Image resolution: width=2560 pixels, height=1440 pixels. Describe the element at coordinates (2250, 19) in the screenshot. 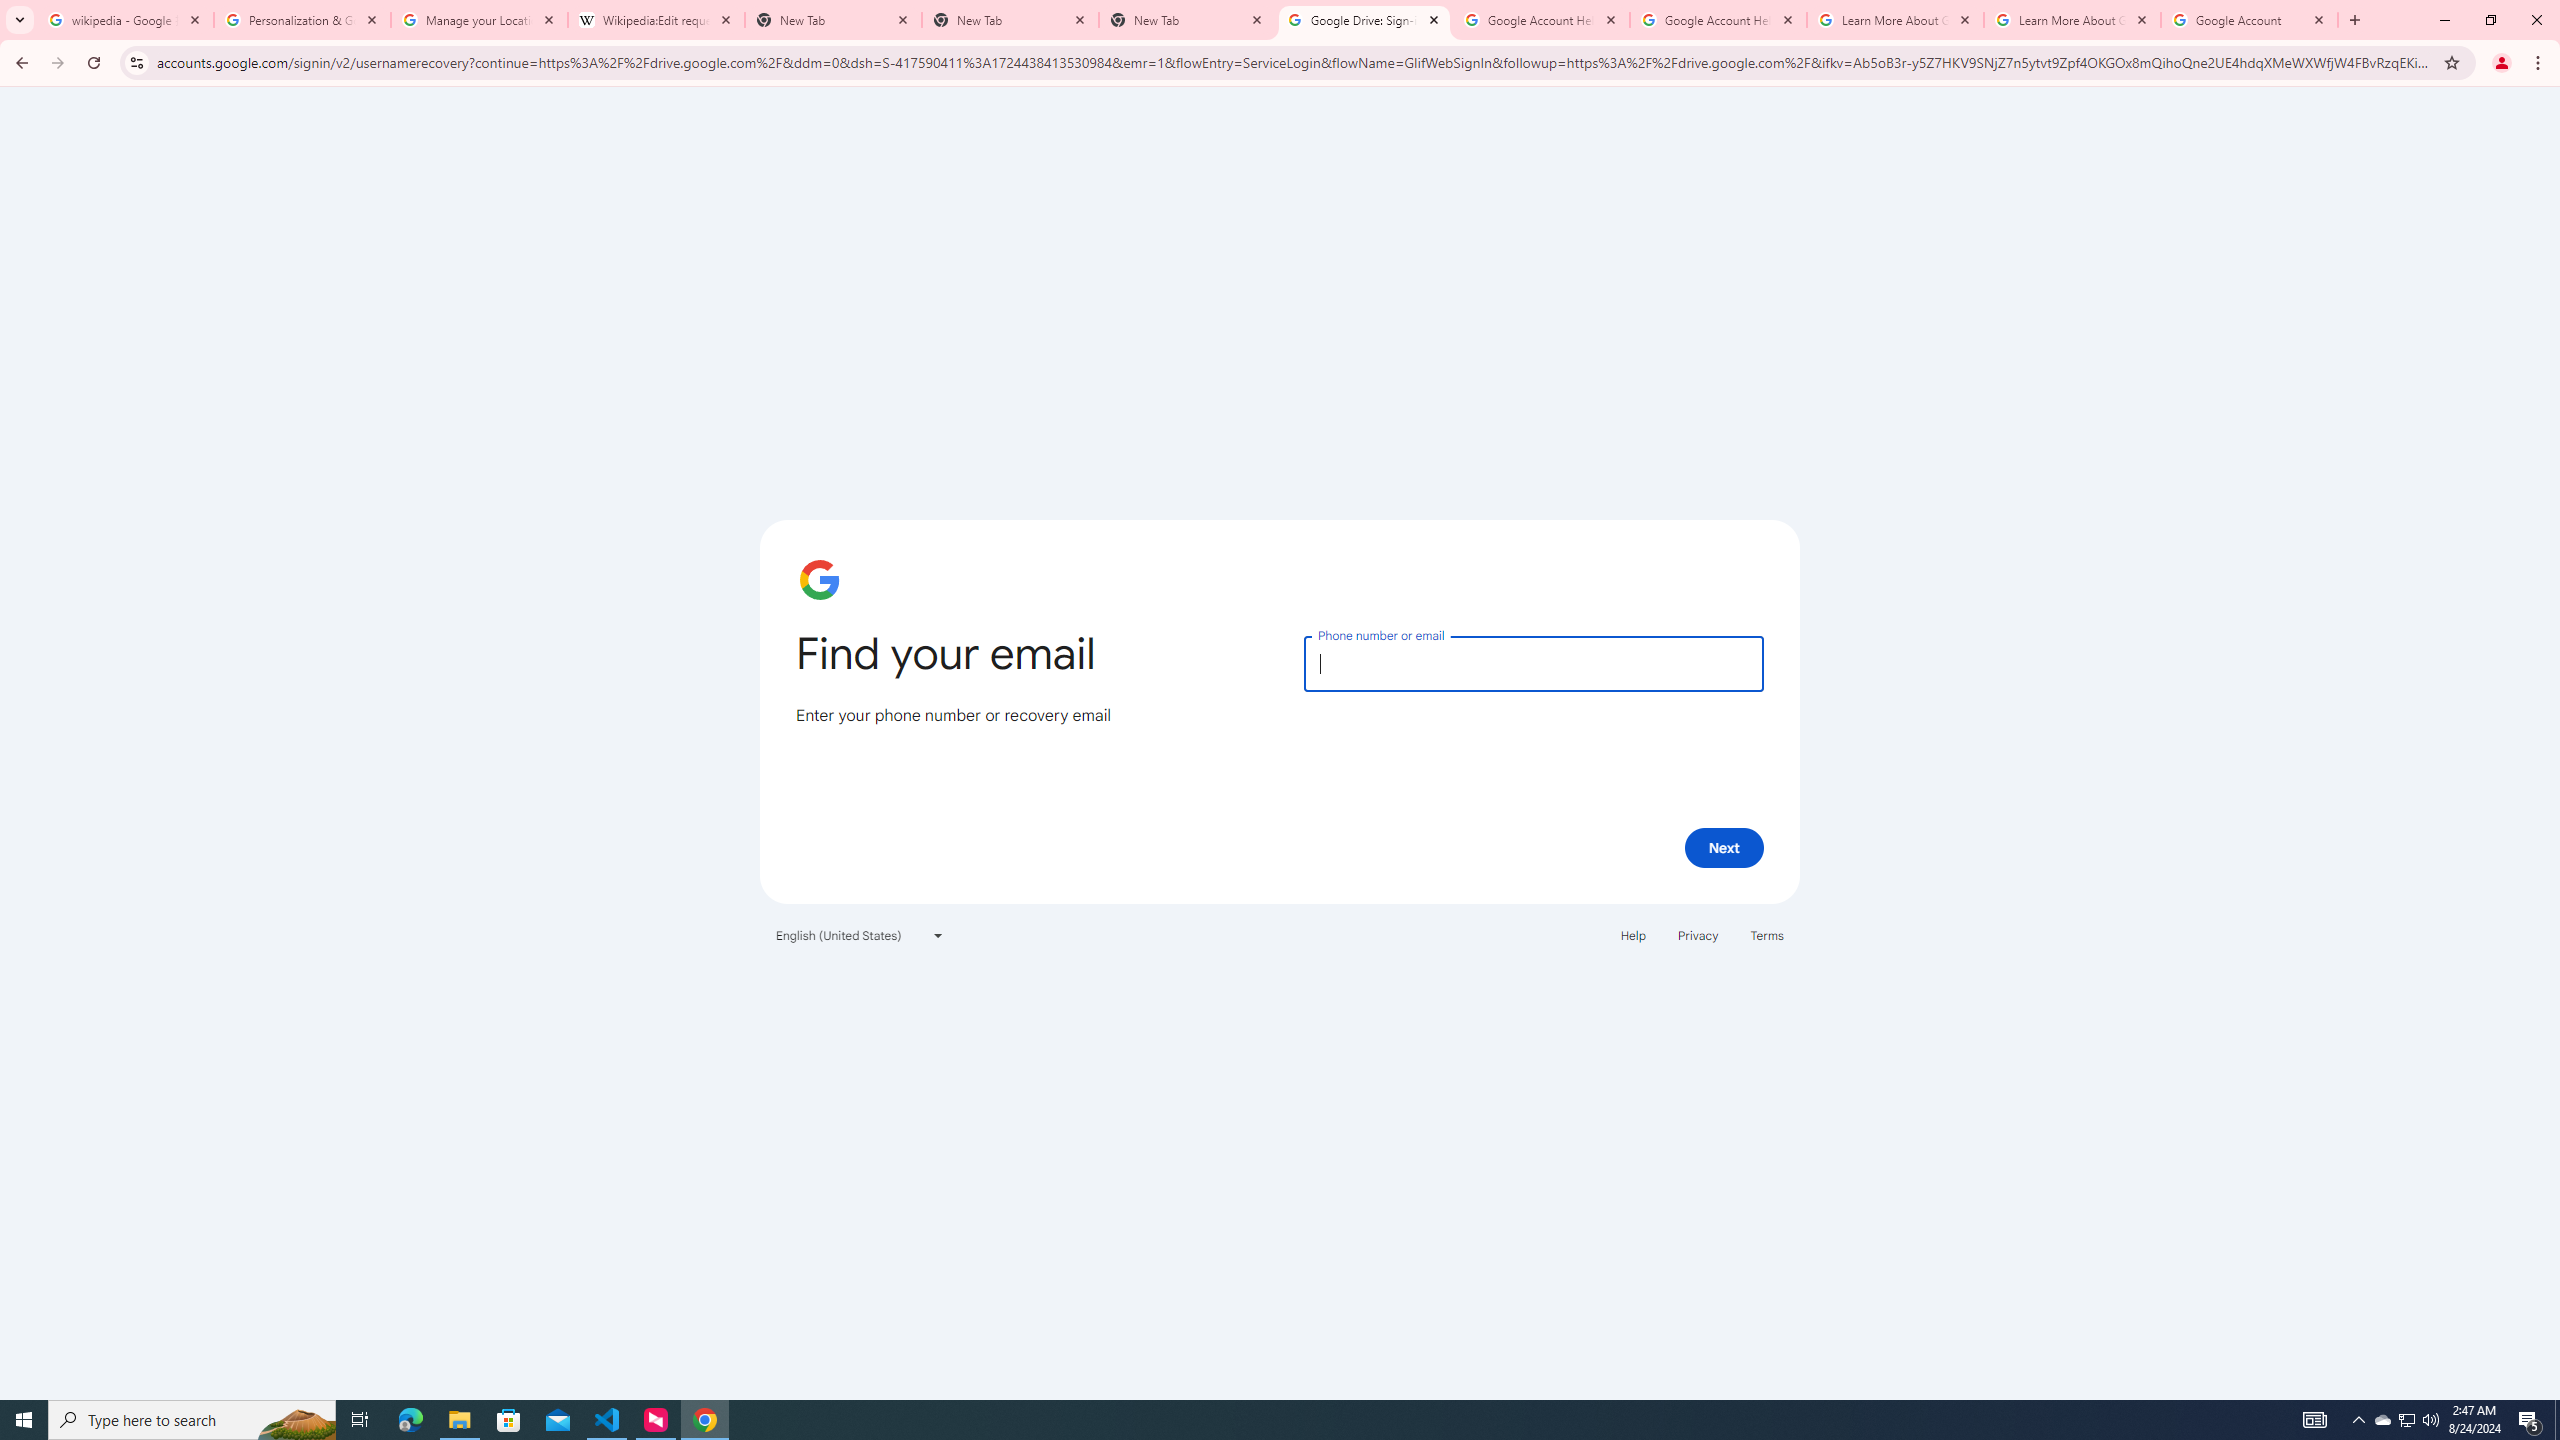

I see `'Google Account'` at that location.